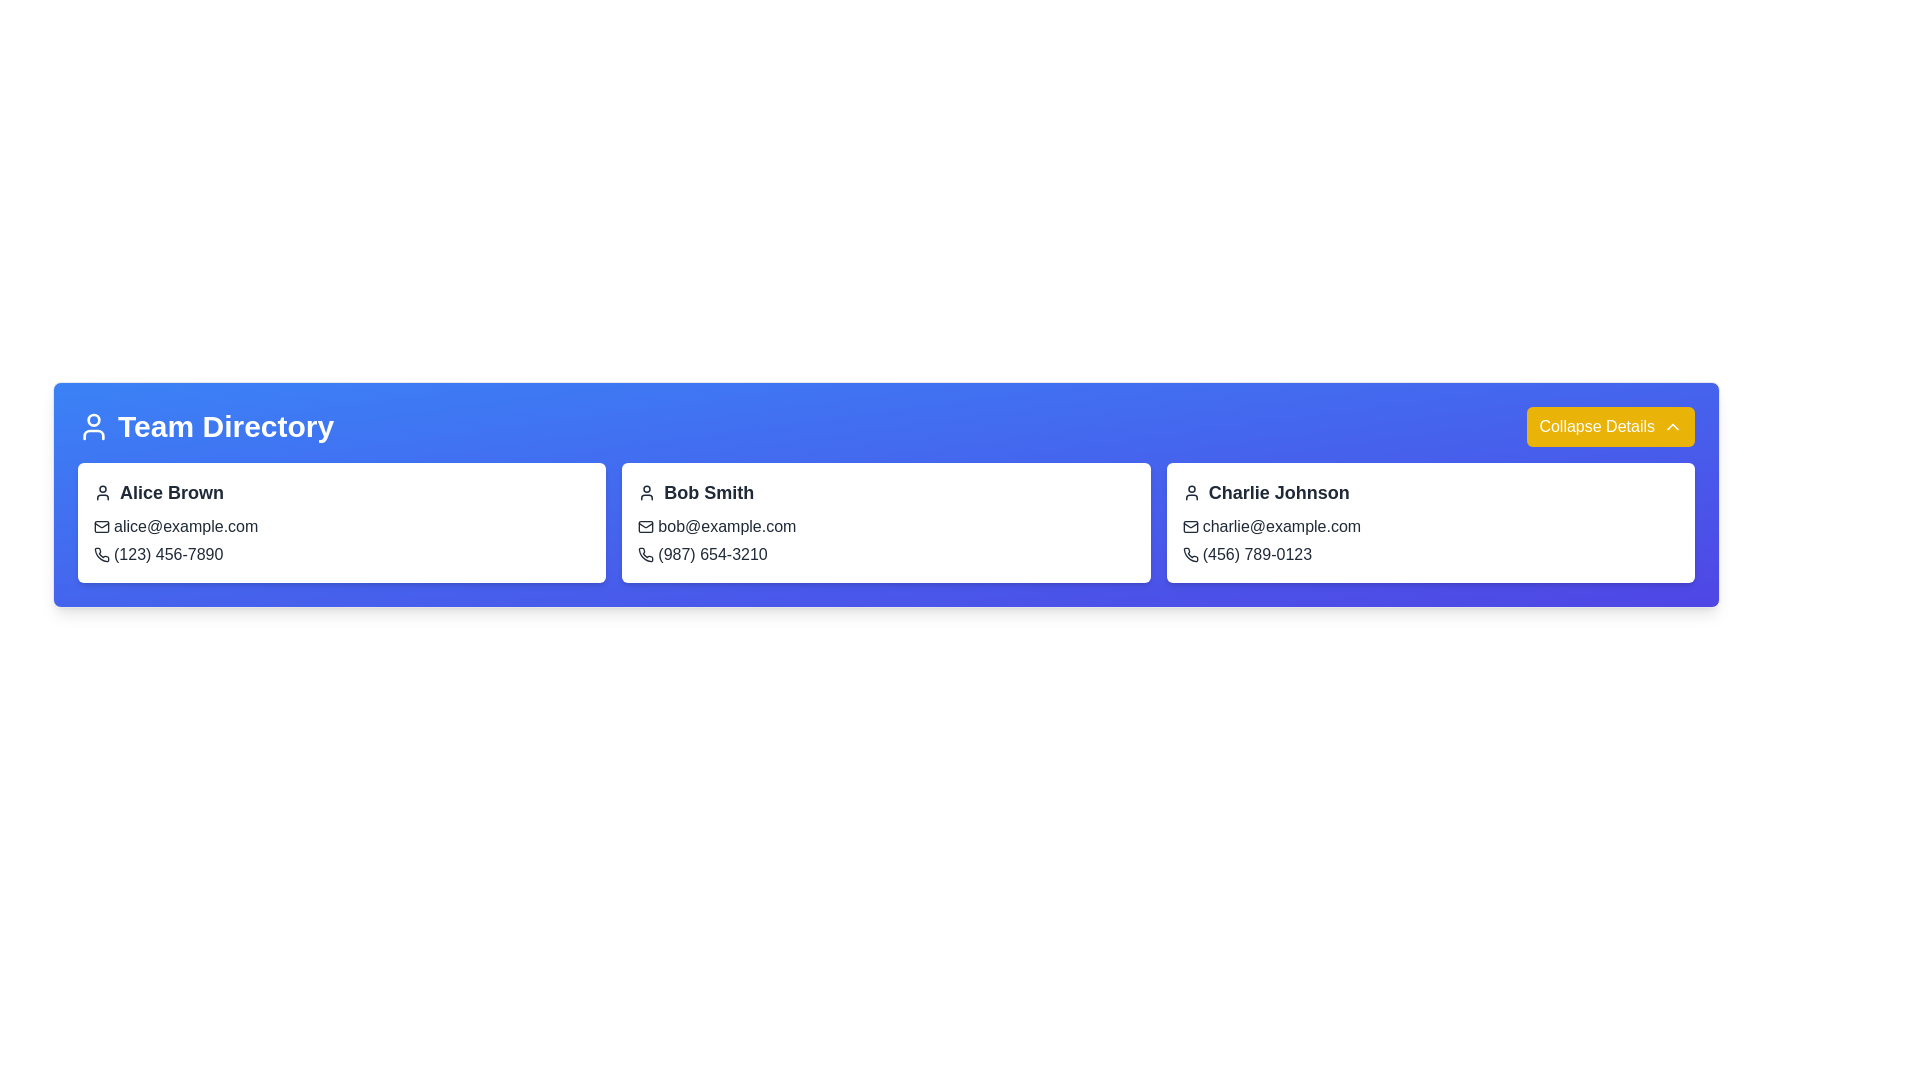  I want to click on the phone number indicator element displaying the phone number for 'Bob Smith', located in the second column of the team directory layout, so click(703, 555).